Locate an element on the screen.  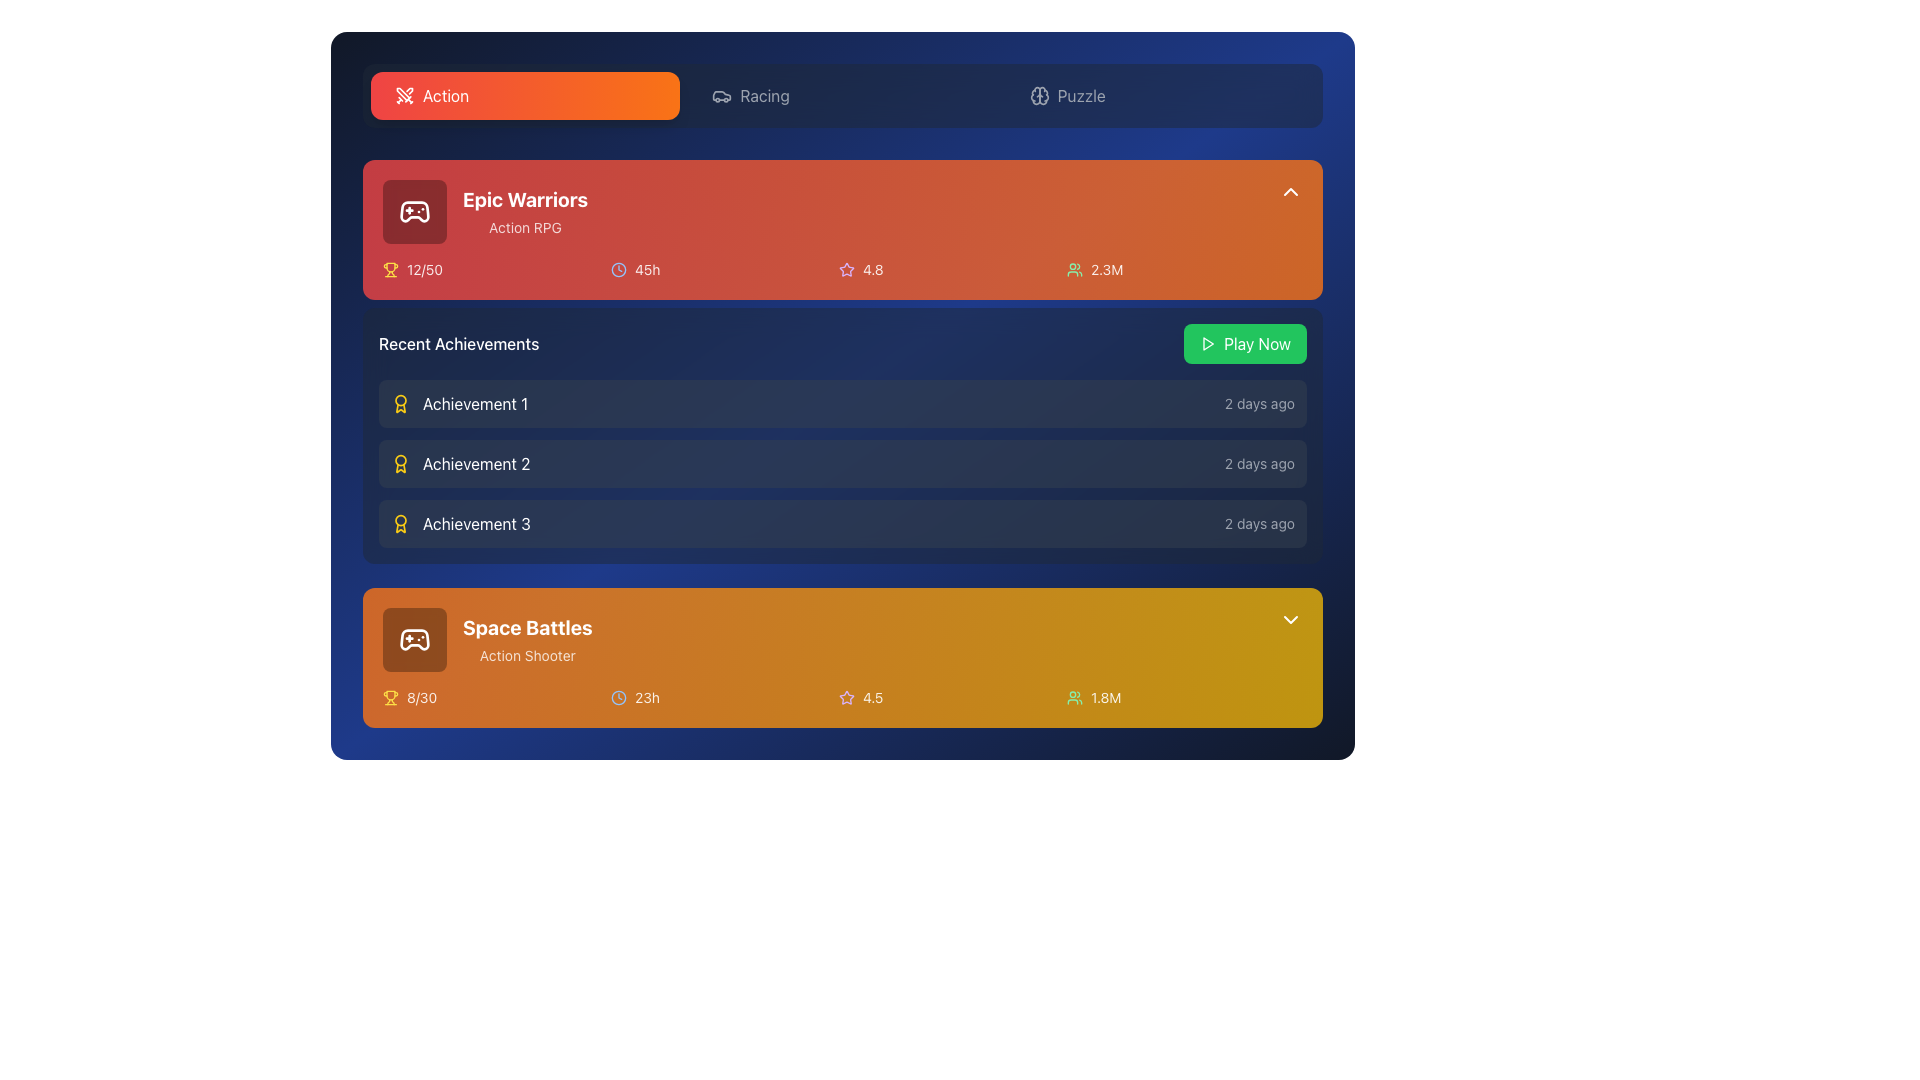
the small light blue clock icon located to the left of the text '23h' in the 'Space Battles' game section is located at coordinates (618, 697).